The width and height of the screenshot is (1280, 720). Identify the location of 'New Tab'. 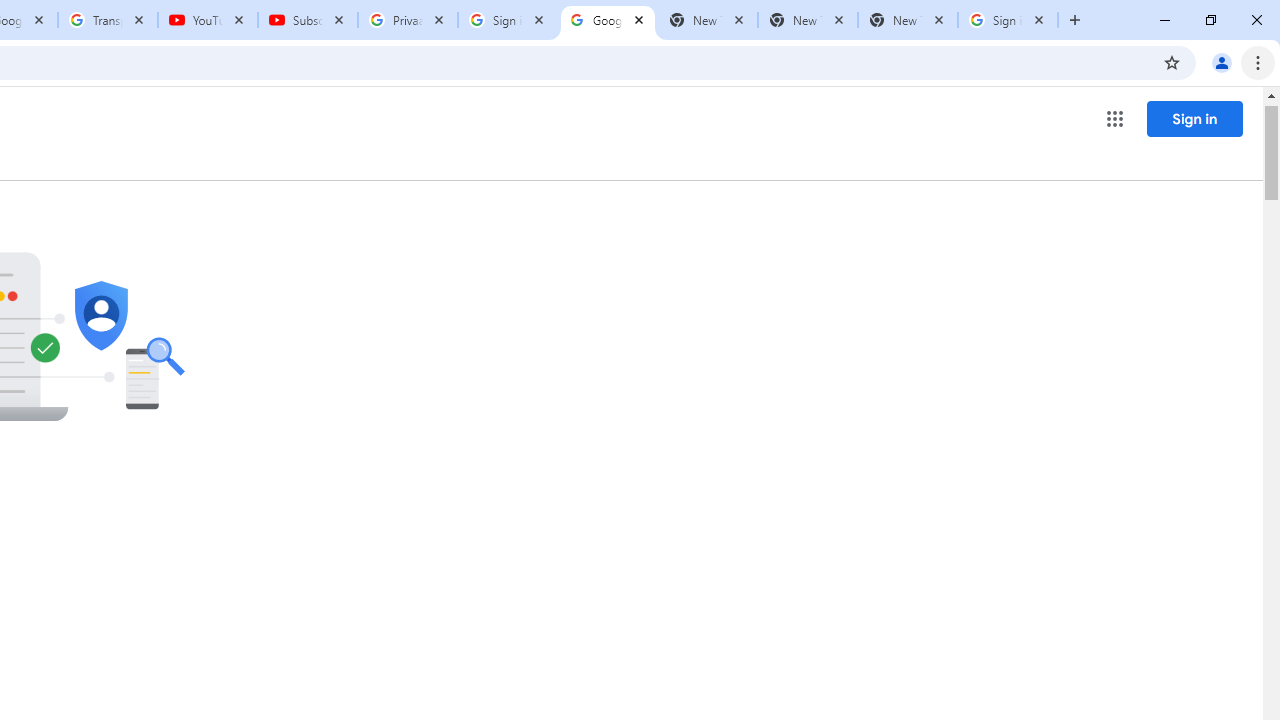
(906, 20).